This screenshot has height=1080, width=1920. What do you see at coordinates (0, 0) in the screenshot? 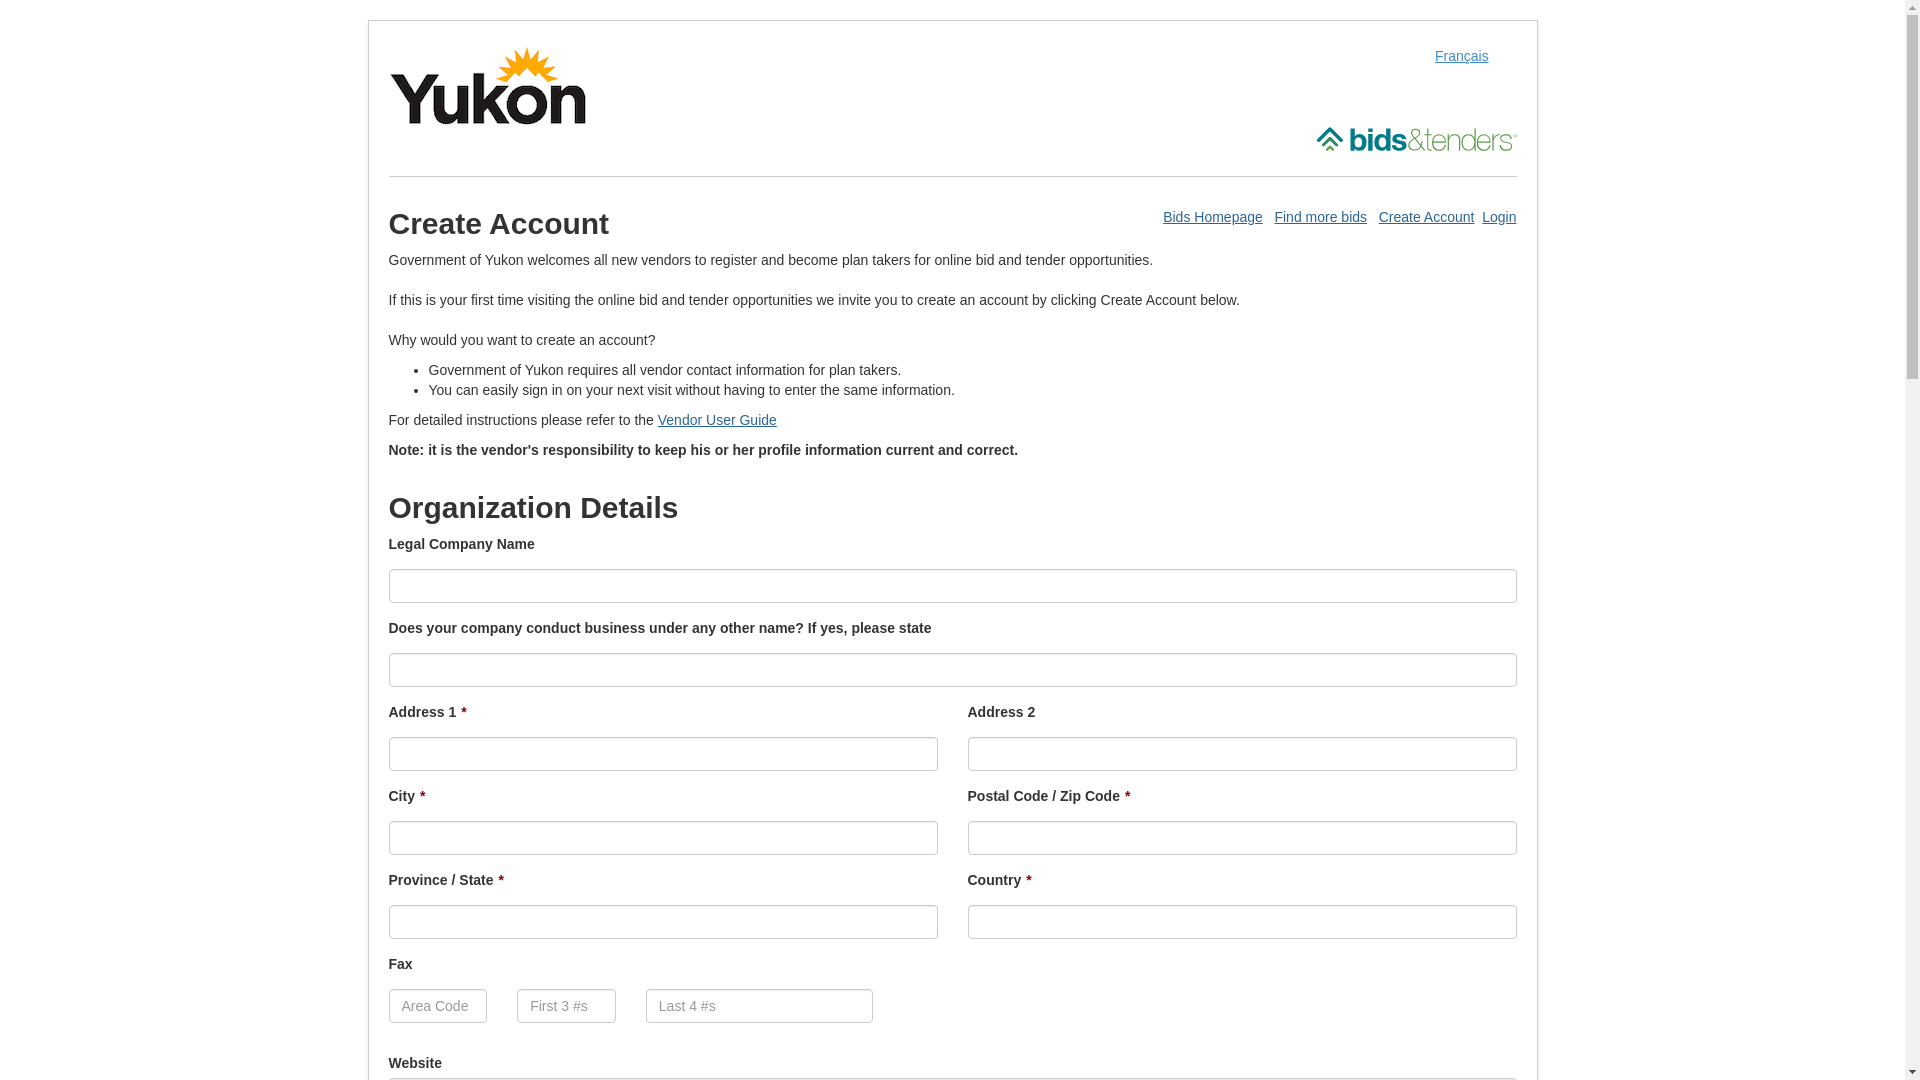
I see `'Skip to Content (Press Enter)'` at bounding box center [0, 0].